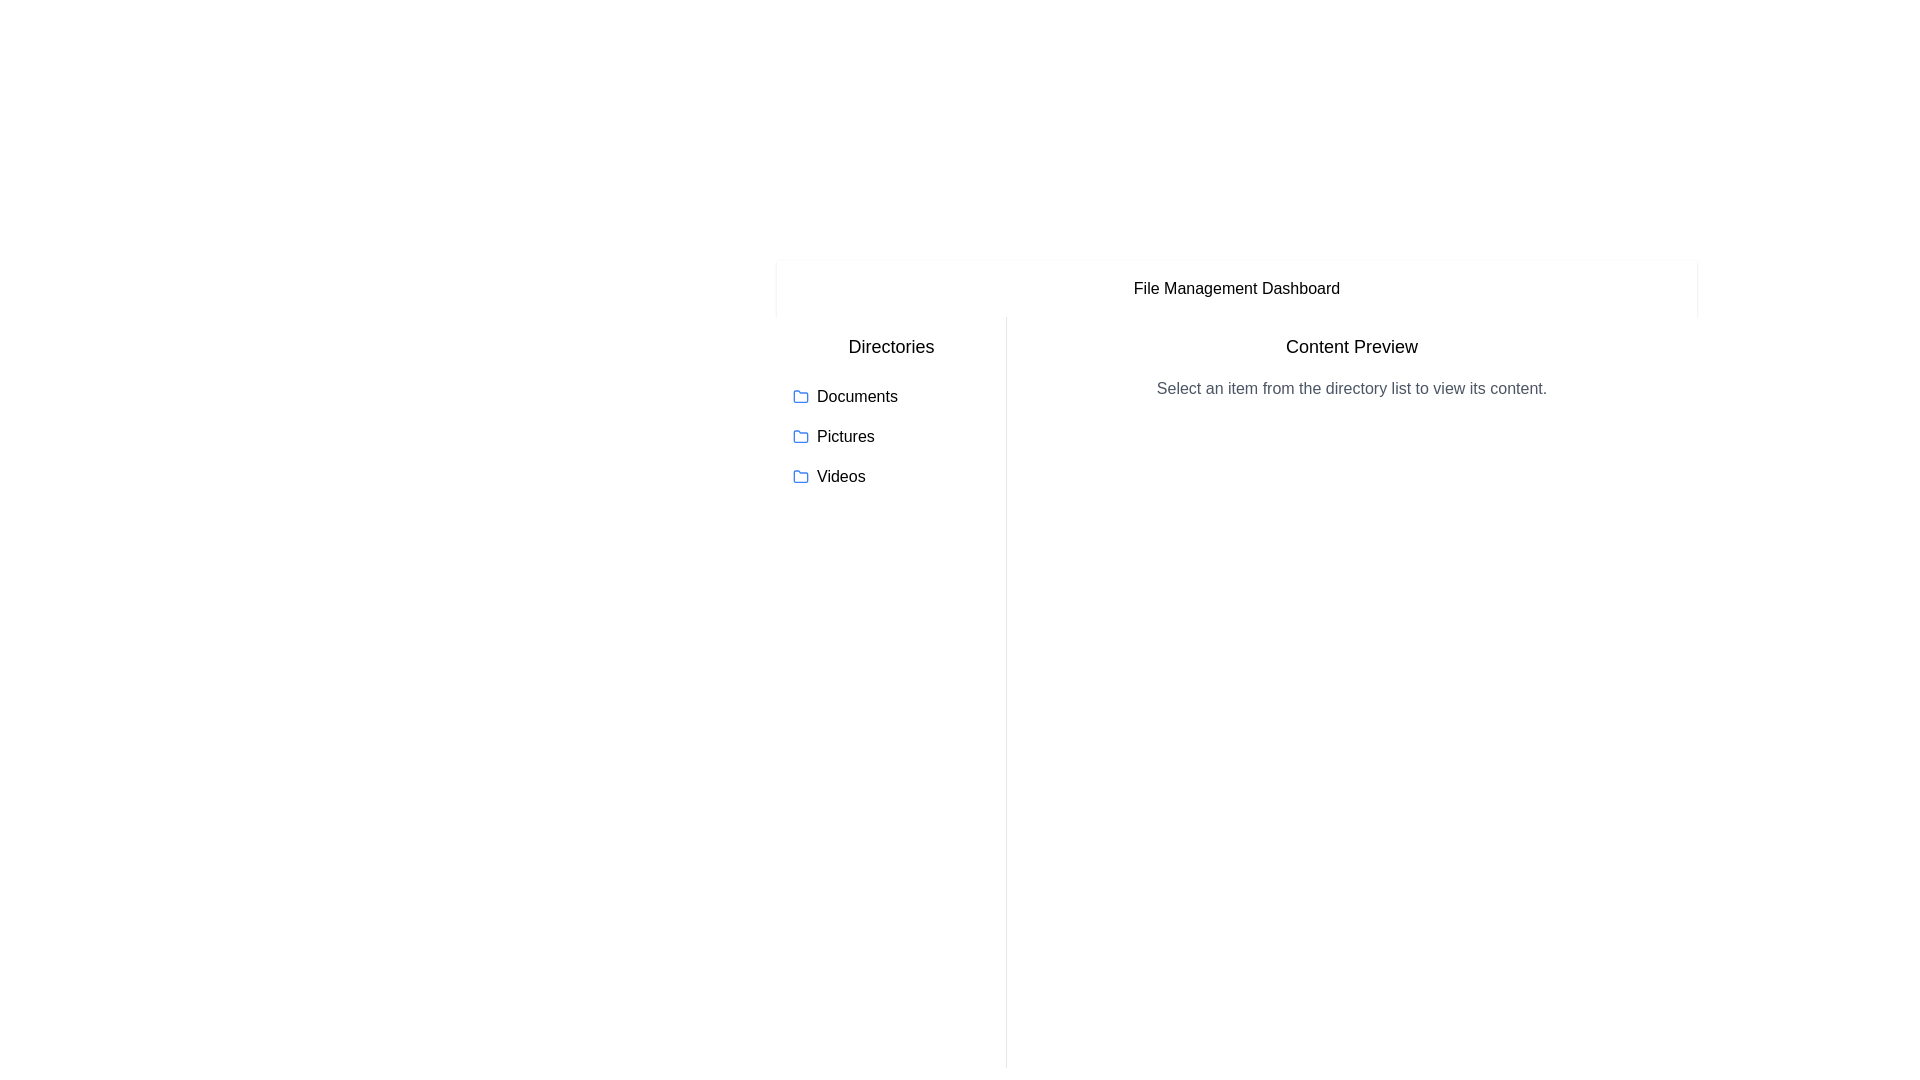 Image resolution: width=1920 pixels, height=1080 pixels. I want to click on the blue folder icon located to the left of the 'Documents' text label in the 'Directories' section, so click(801, 397).